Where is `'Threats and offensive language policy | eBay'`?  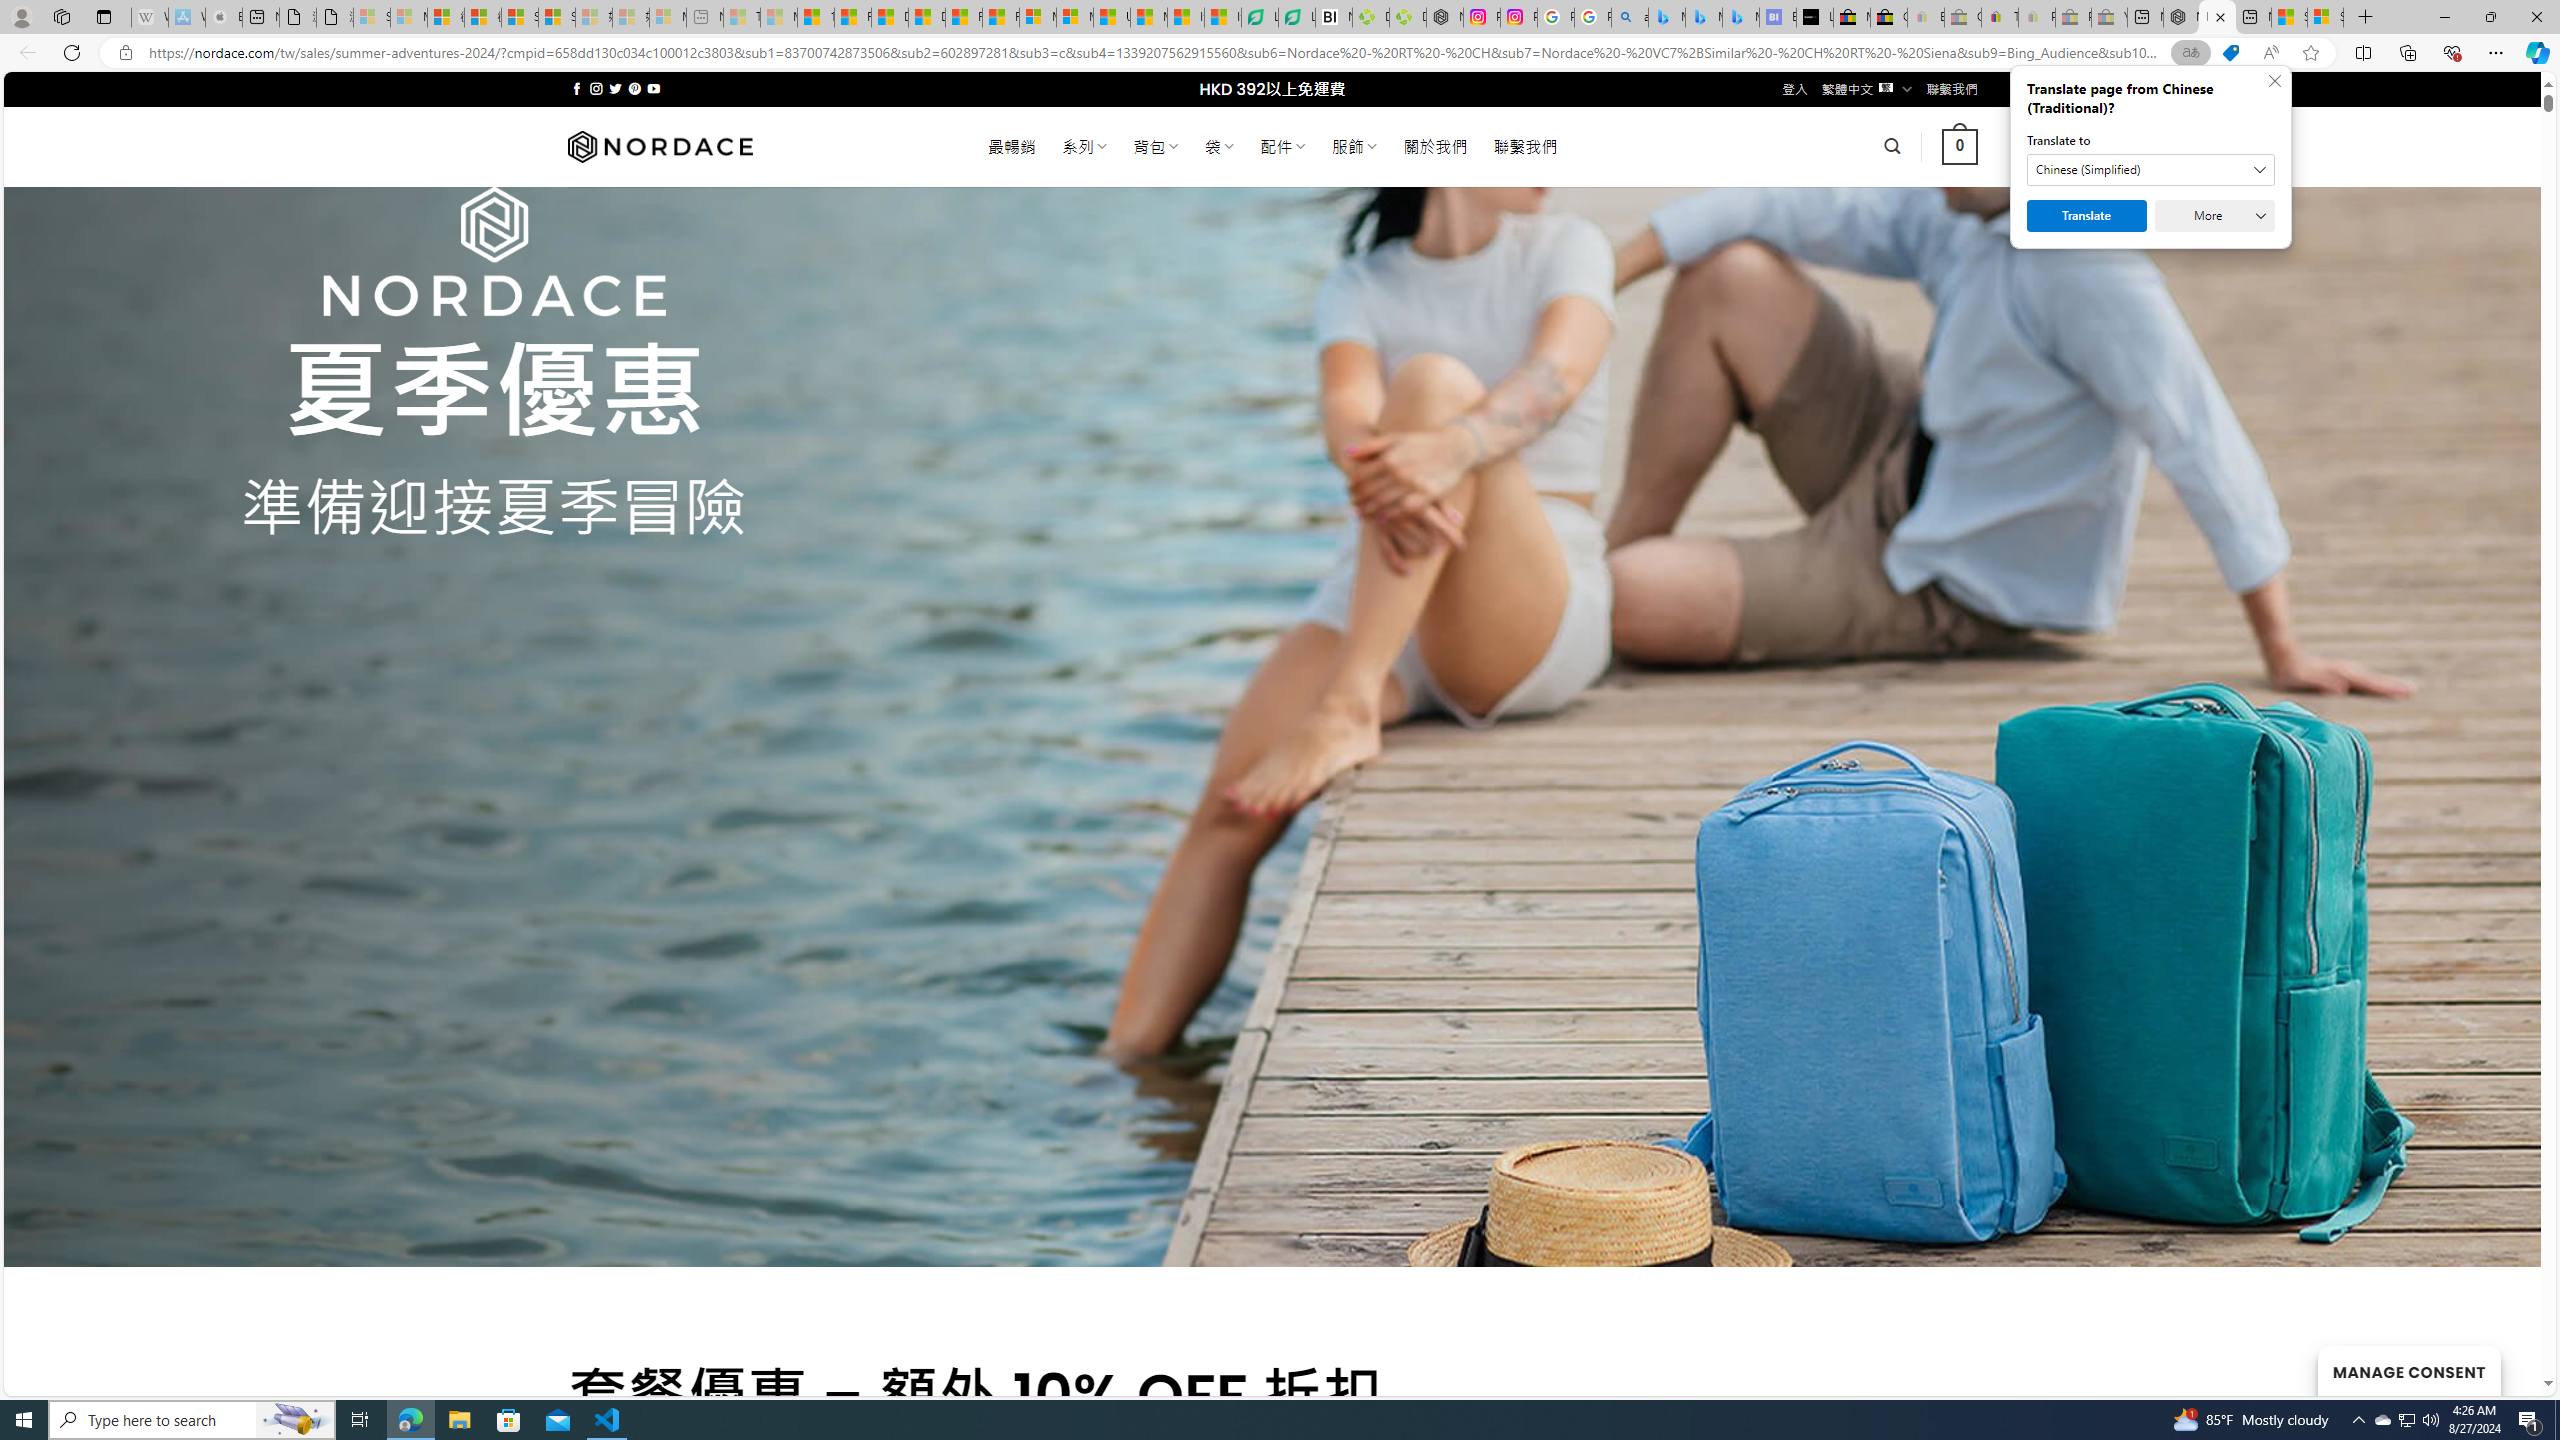
'Threats and offensive language policy | eBay' is located at coordinates (2000, 16).